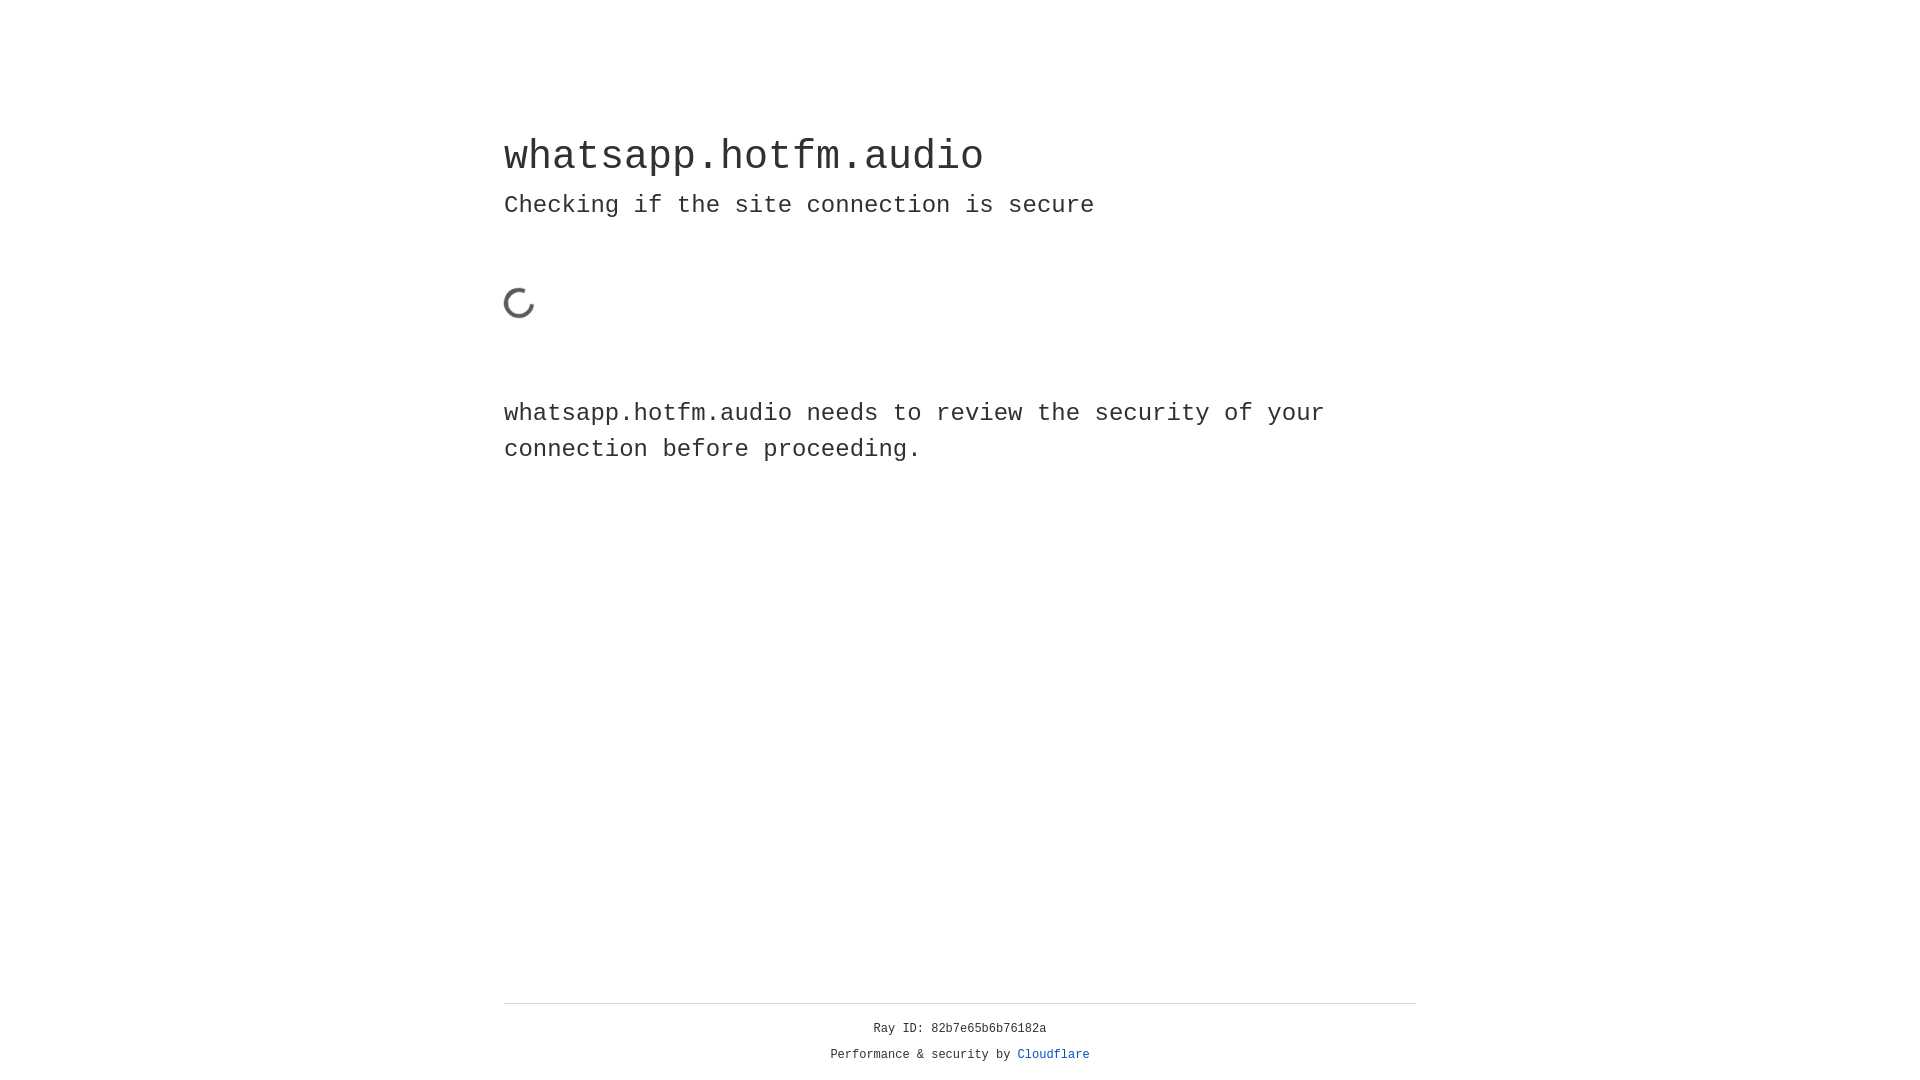  Describe the element at coordinates (1053, 1054) in the screenshot. I see `'Cloudflare'` at that location.